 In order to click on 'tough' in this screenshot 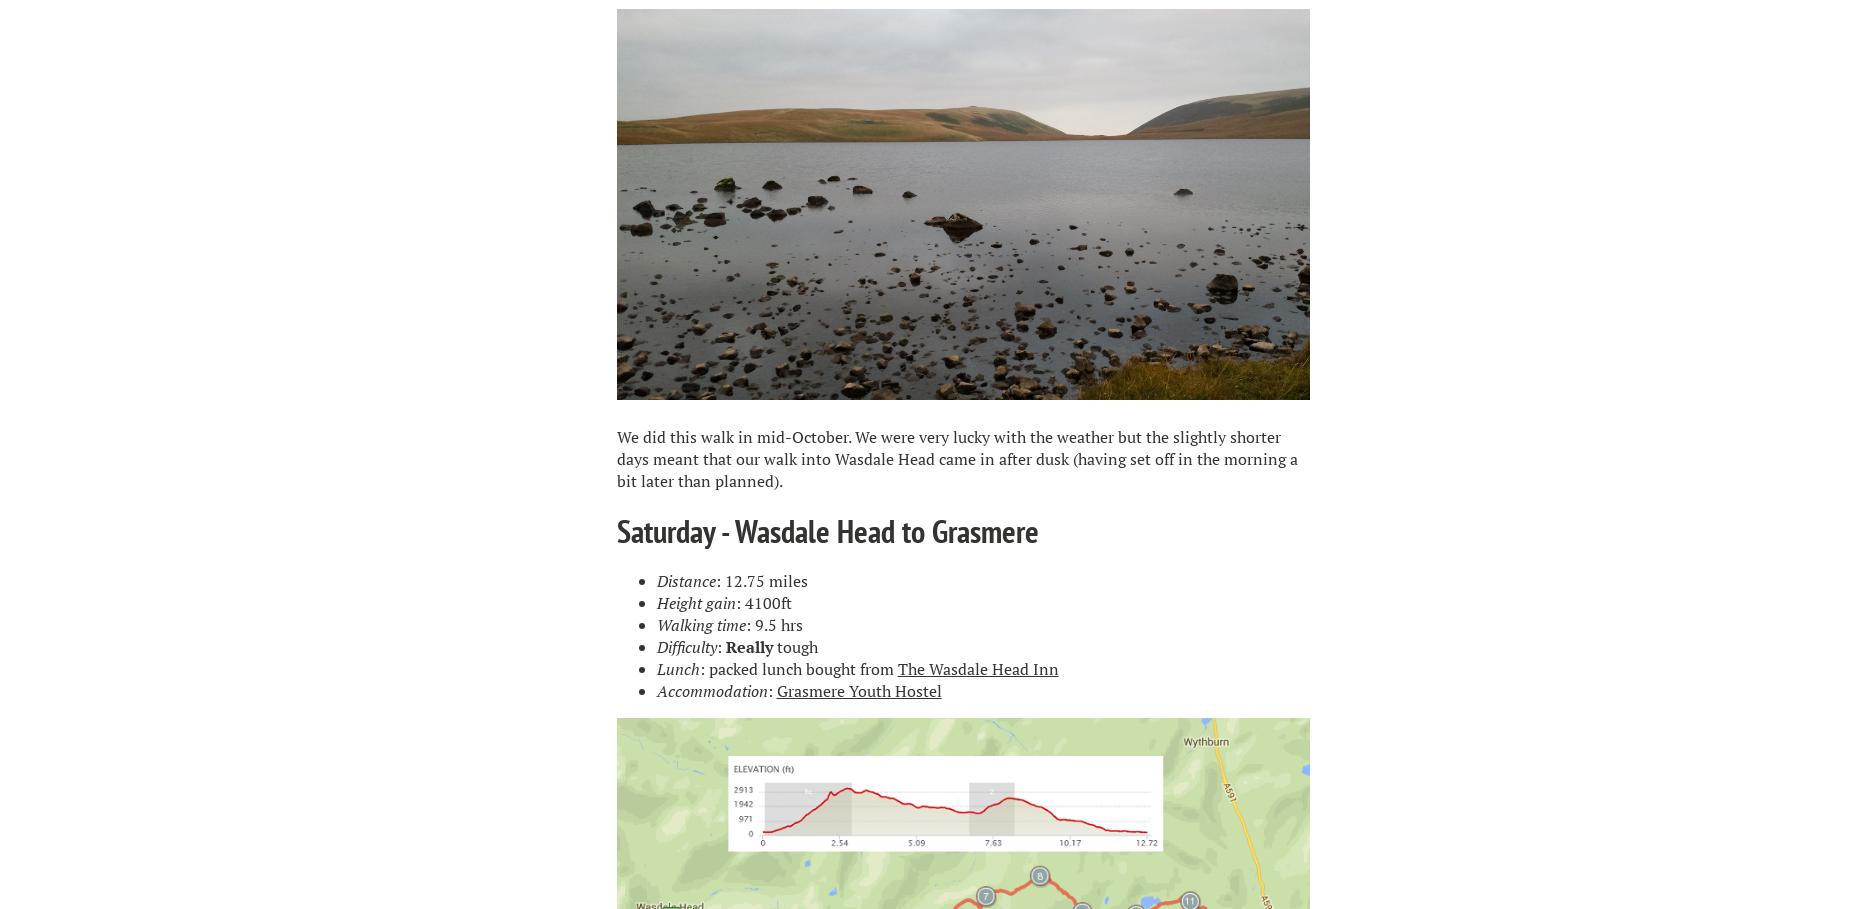, I will do `click(794, 645)`.